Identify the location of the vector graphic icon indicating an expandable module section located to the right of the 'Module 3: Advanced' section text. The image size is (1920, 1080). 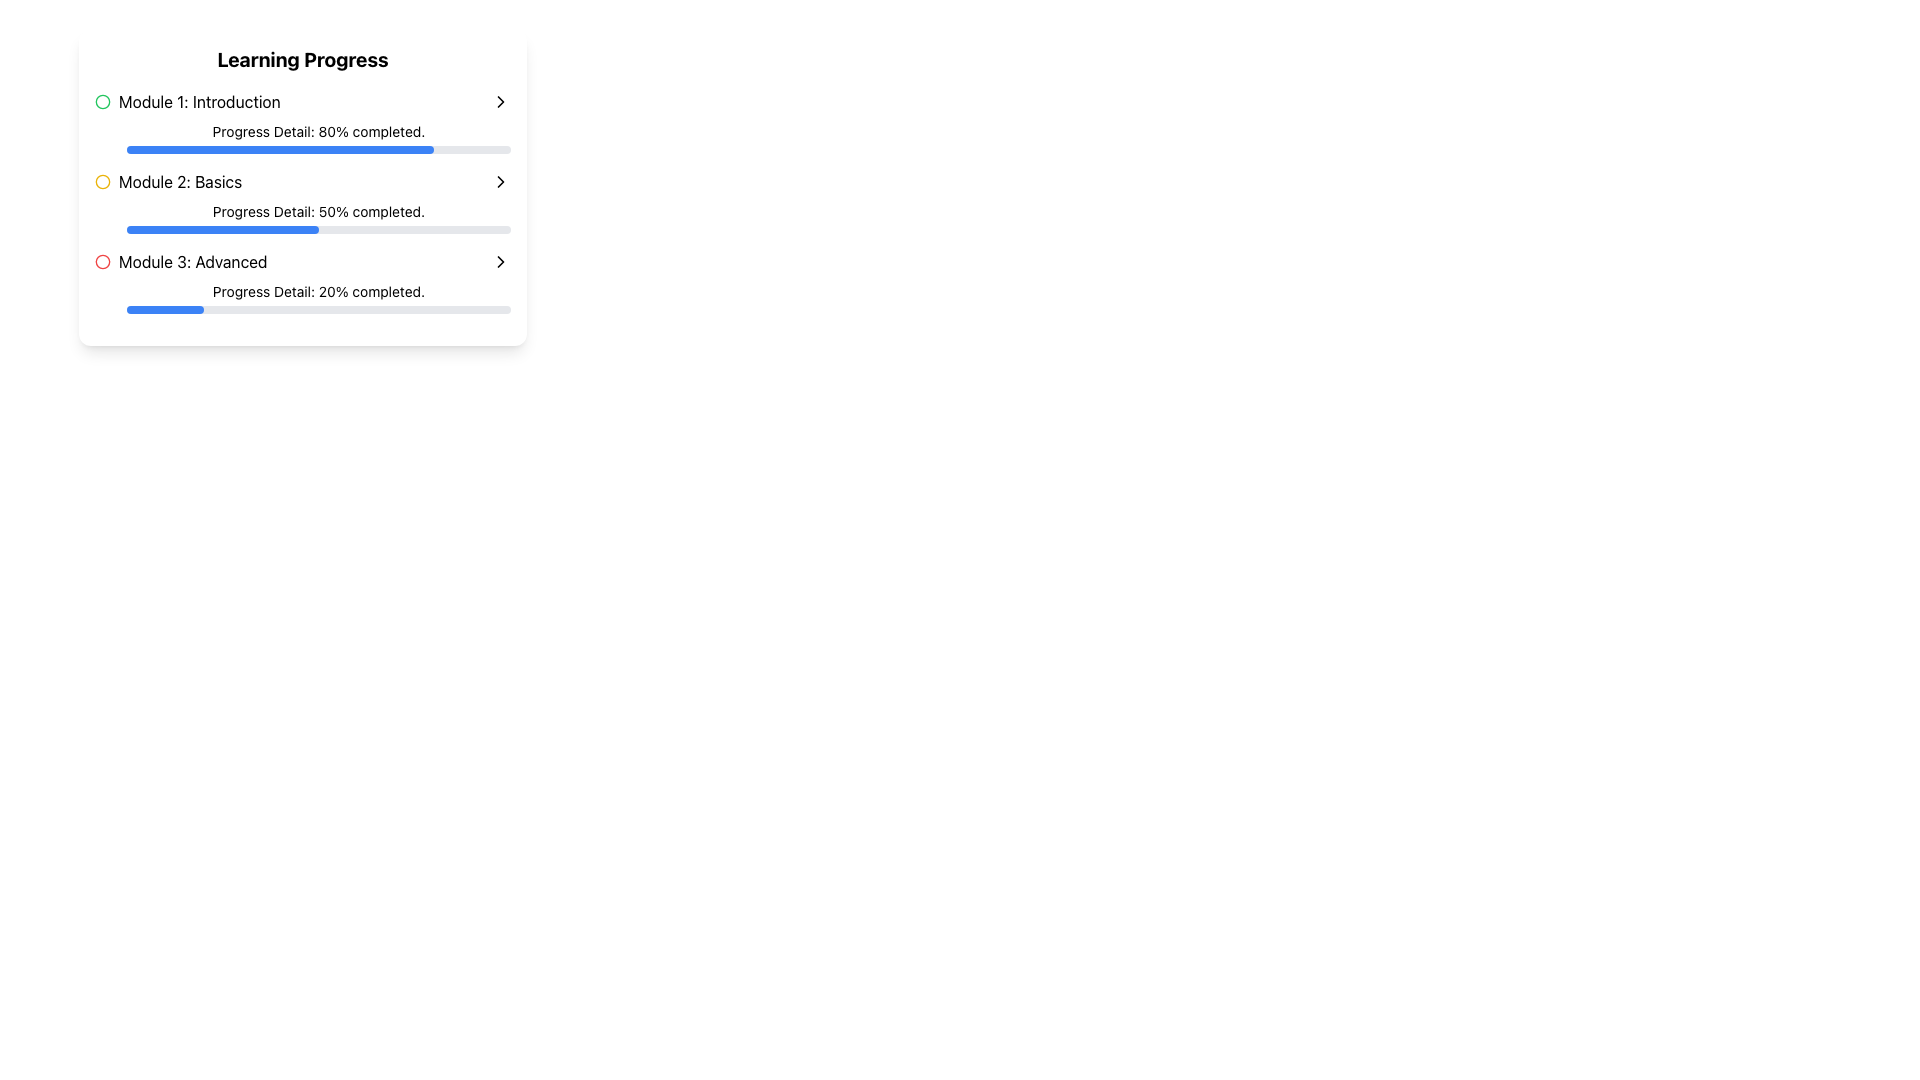
(500, 261).